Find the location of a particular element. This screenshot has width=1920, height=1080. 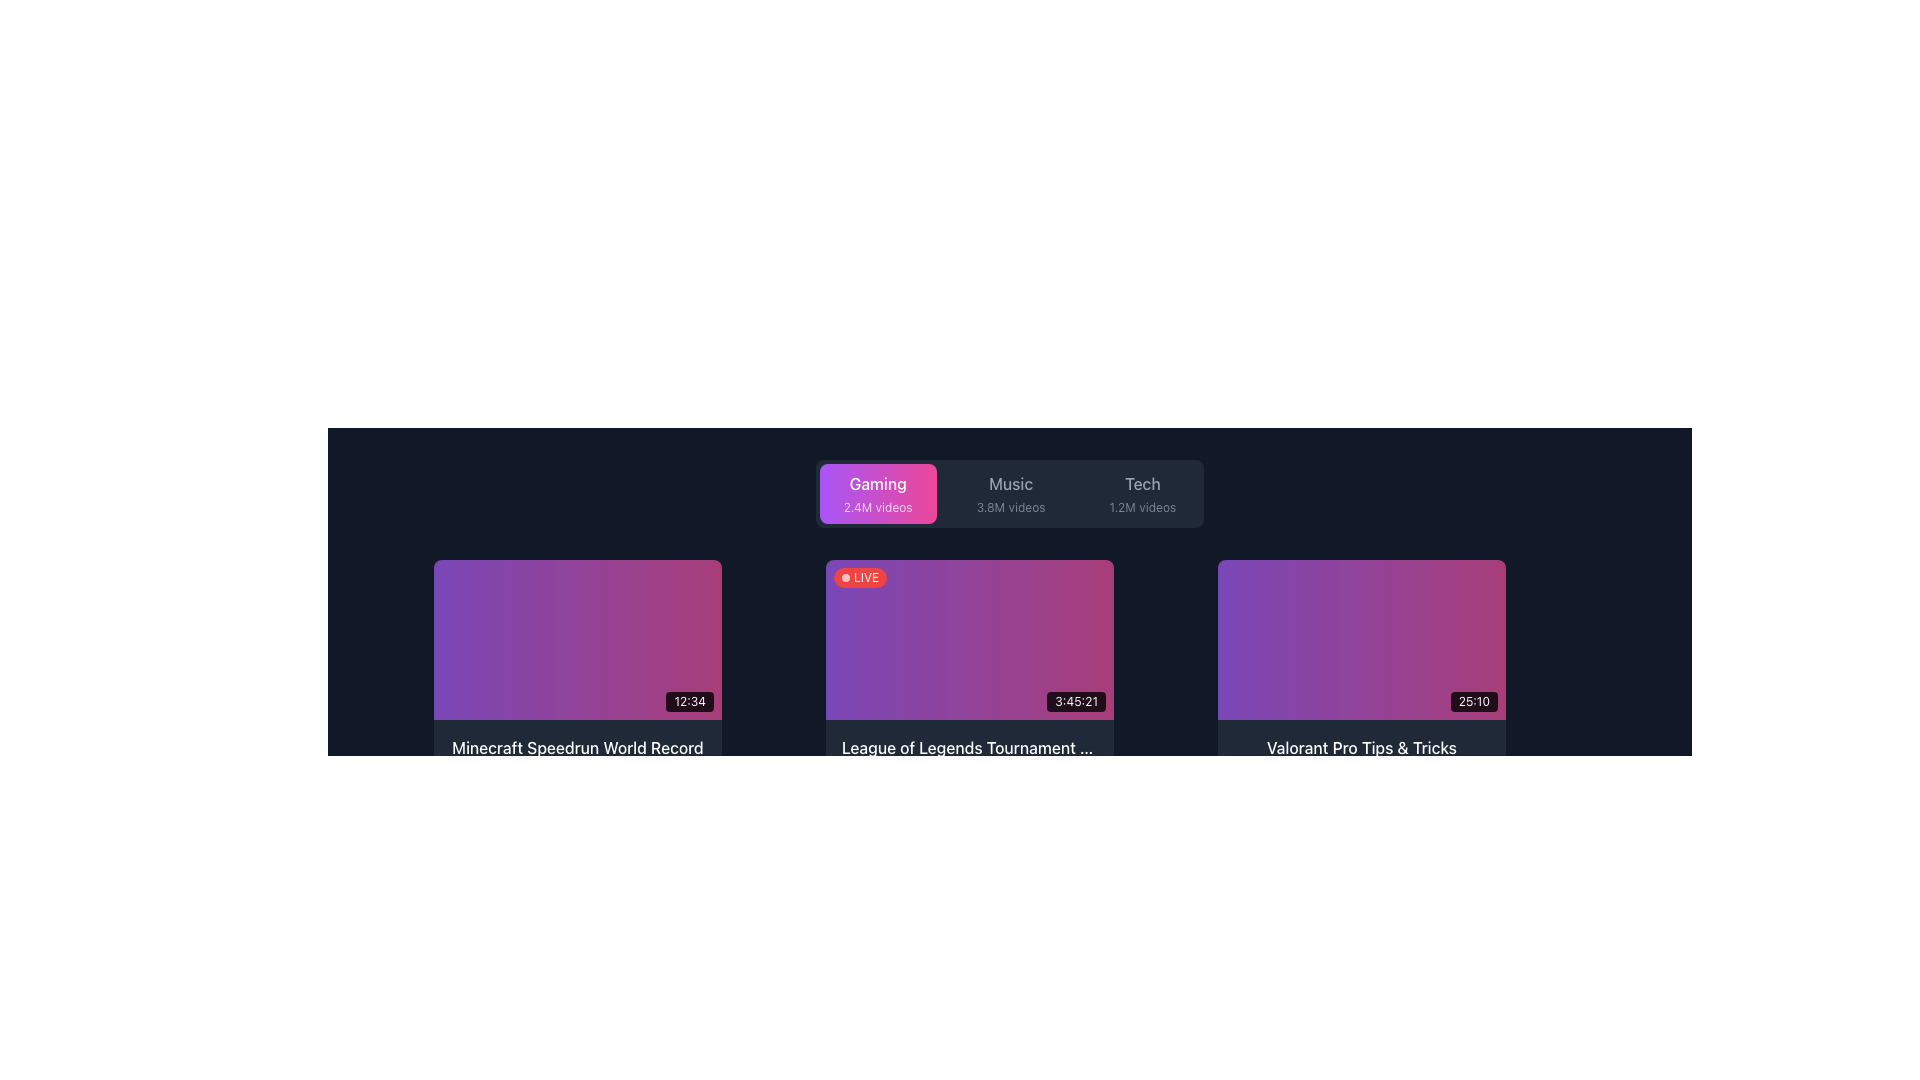

the 'Tech' button, which displays 'Tech' and '1.2M videos' in a vertical arrangement is located at coordinates (1142, 493).